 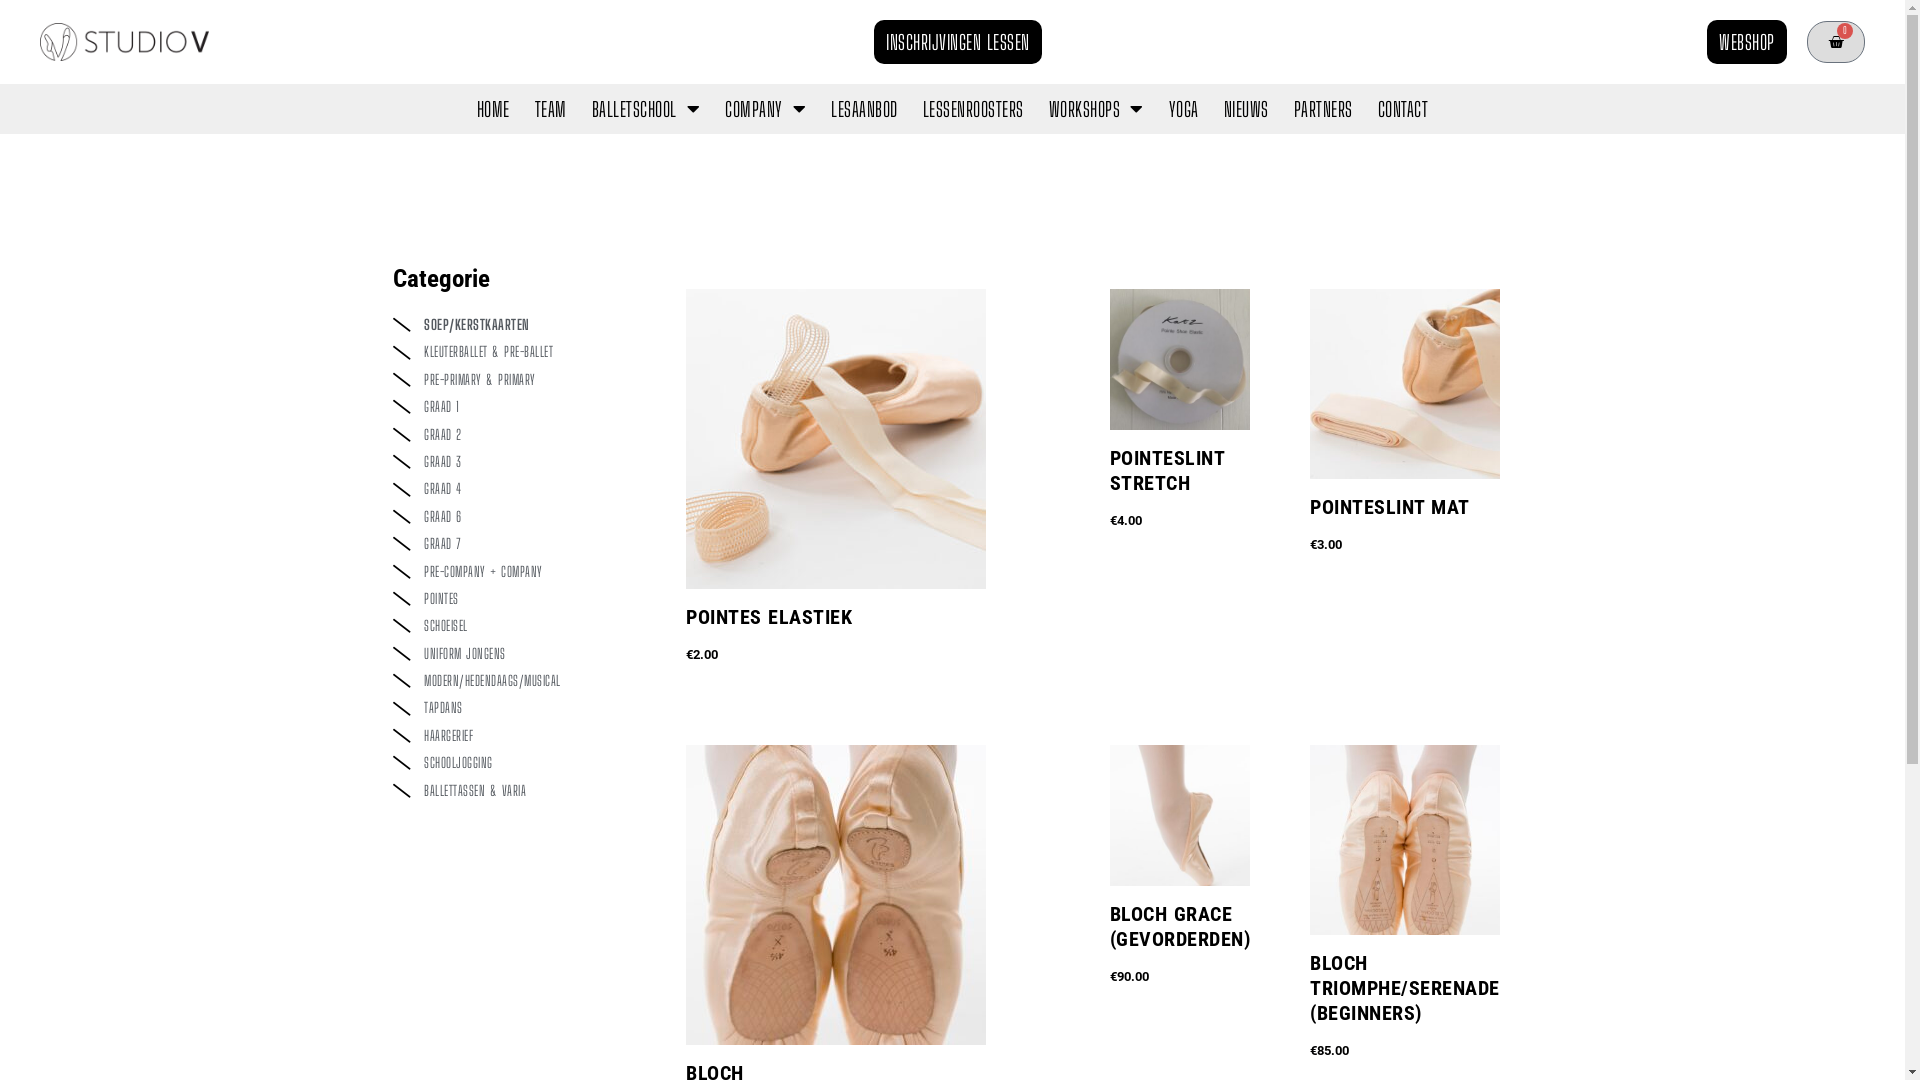 What do you see at coordinates (1323, 108) in the screenshot?
I see `'PARTNERS'` at bounding box center [1323, 108].